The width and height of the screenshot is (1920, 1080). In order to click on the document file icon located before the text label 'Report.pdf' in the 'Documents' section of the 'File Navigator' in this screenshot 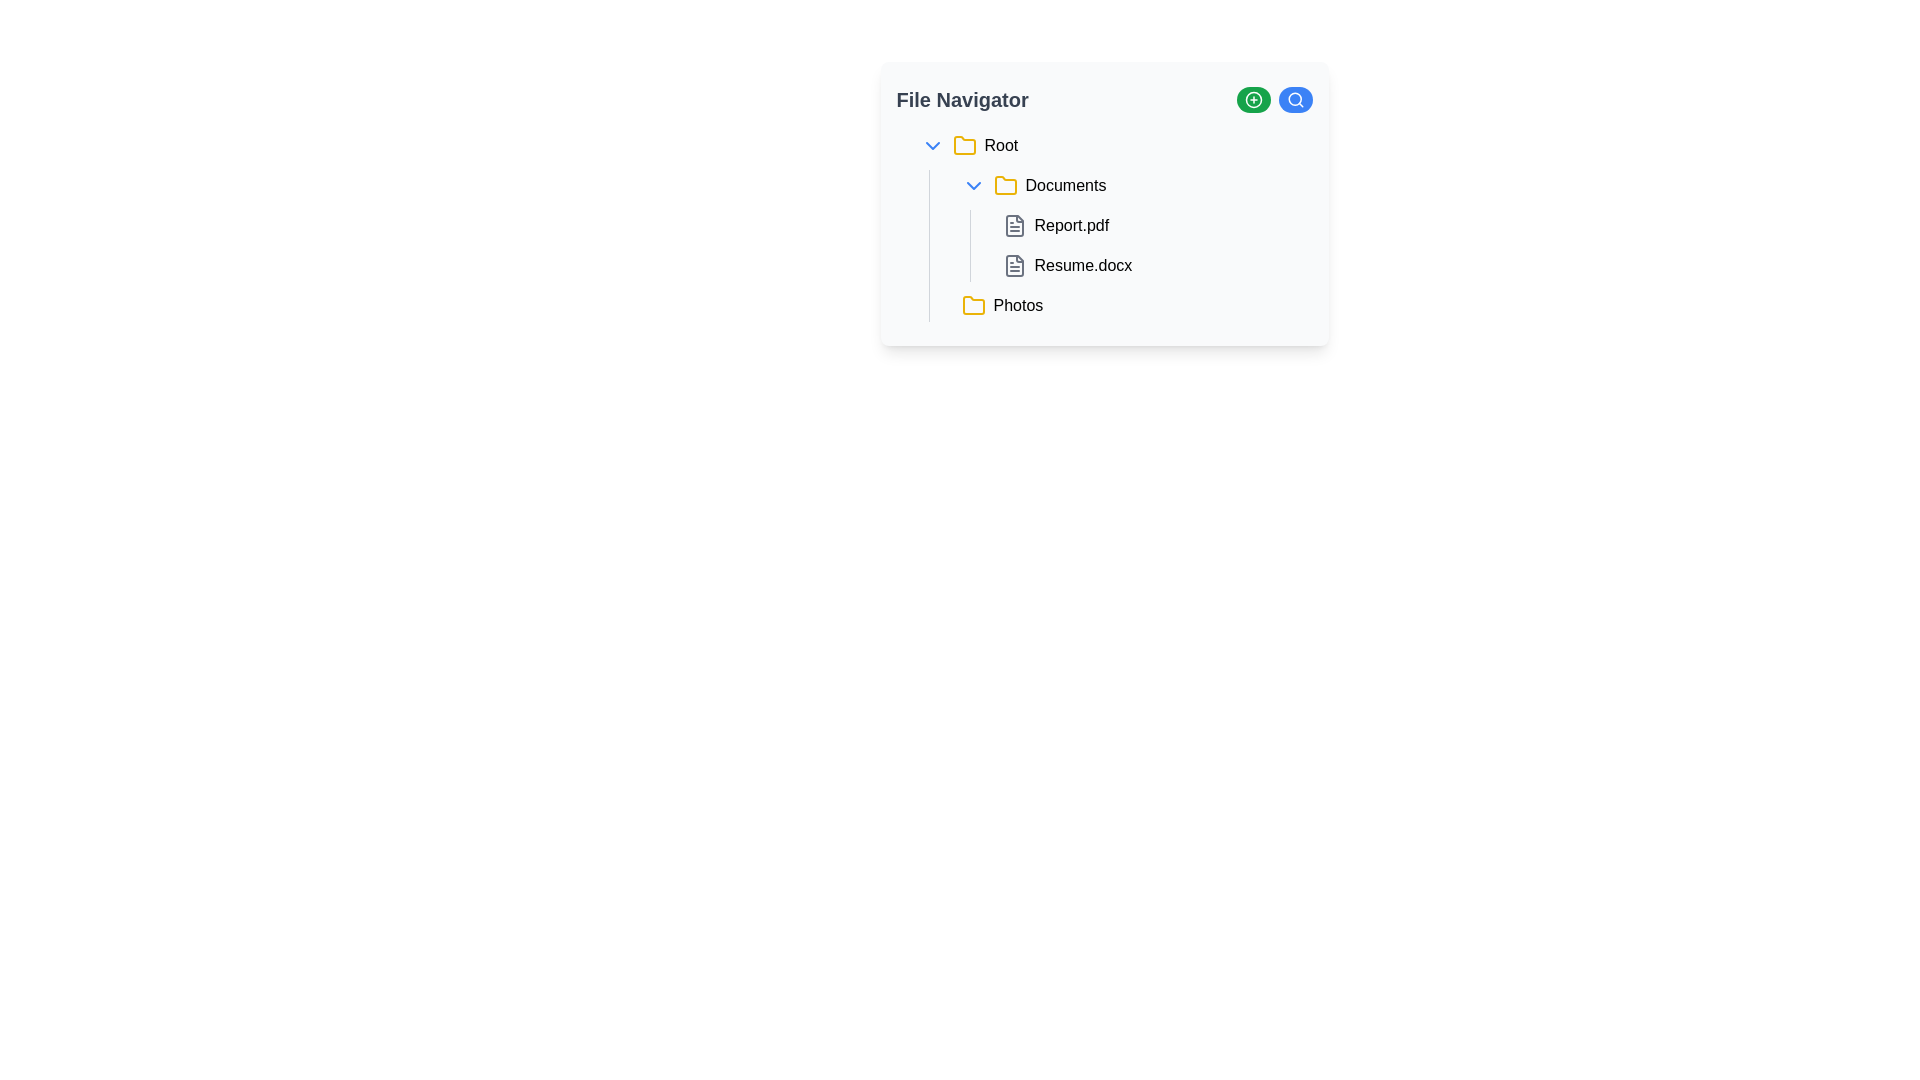, I will do `click(1014, 225)`.